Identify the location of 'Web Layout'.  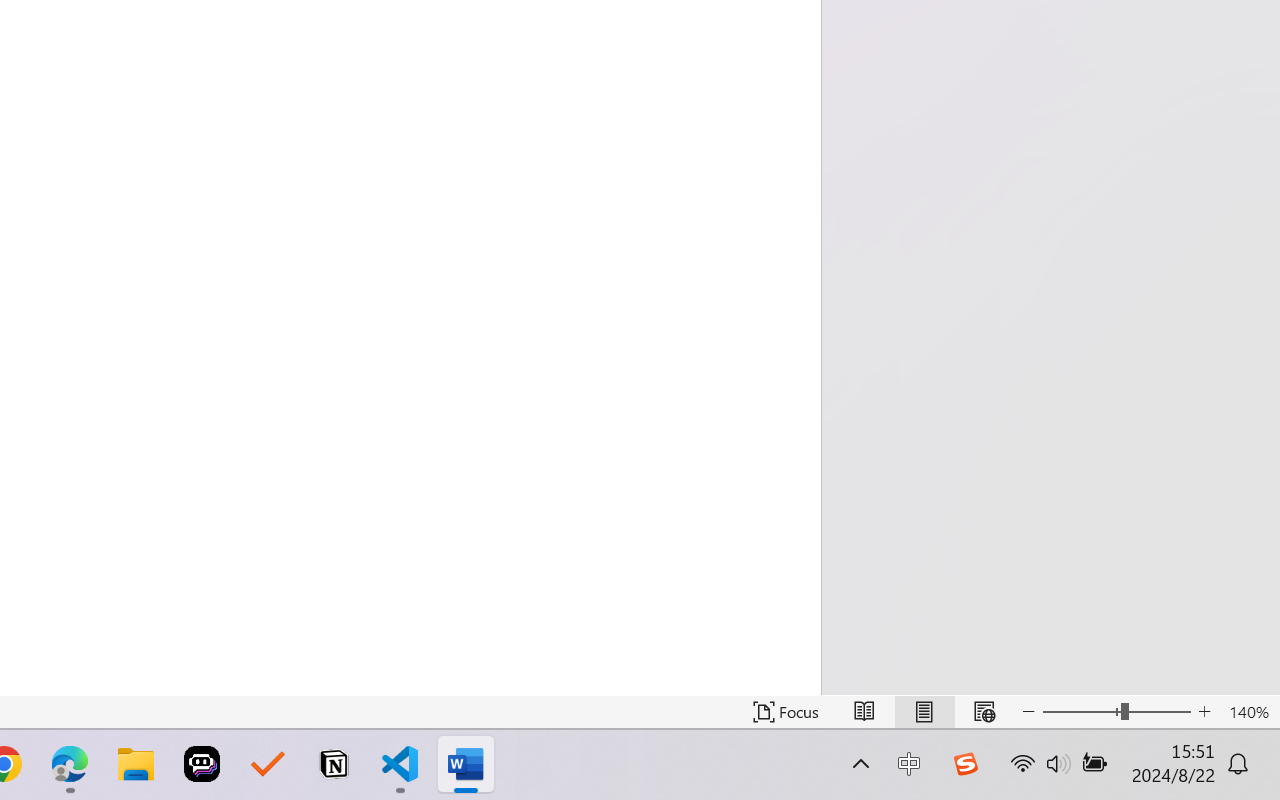
(984, 711).